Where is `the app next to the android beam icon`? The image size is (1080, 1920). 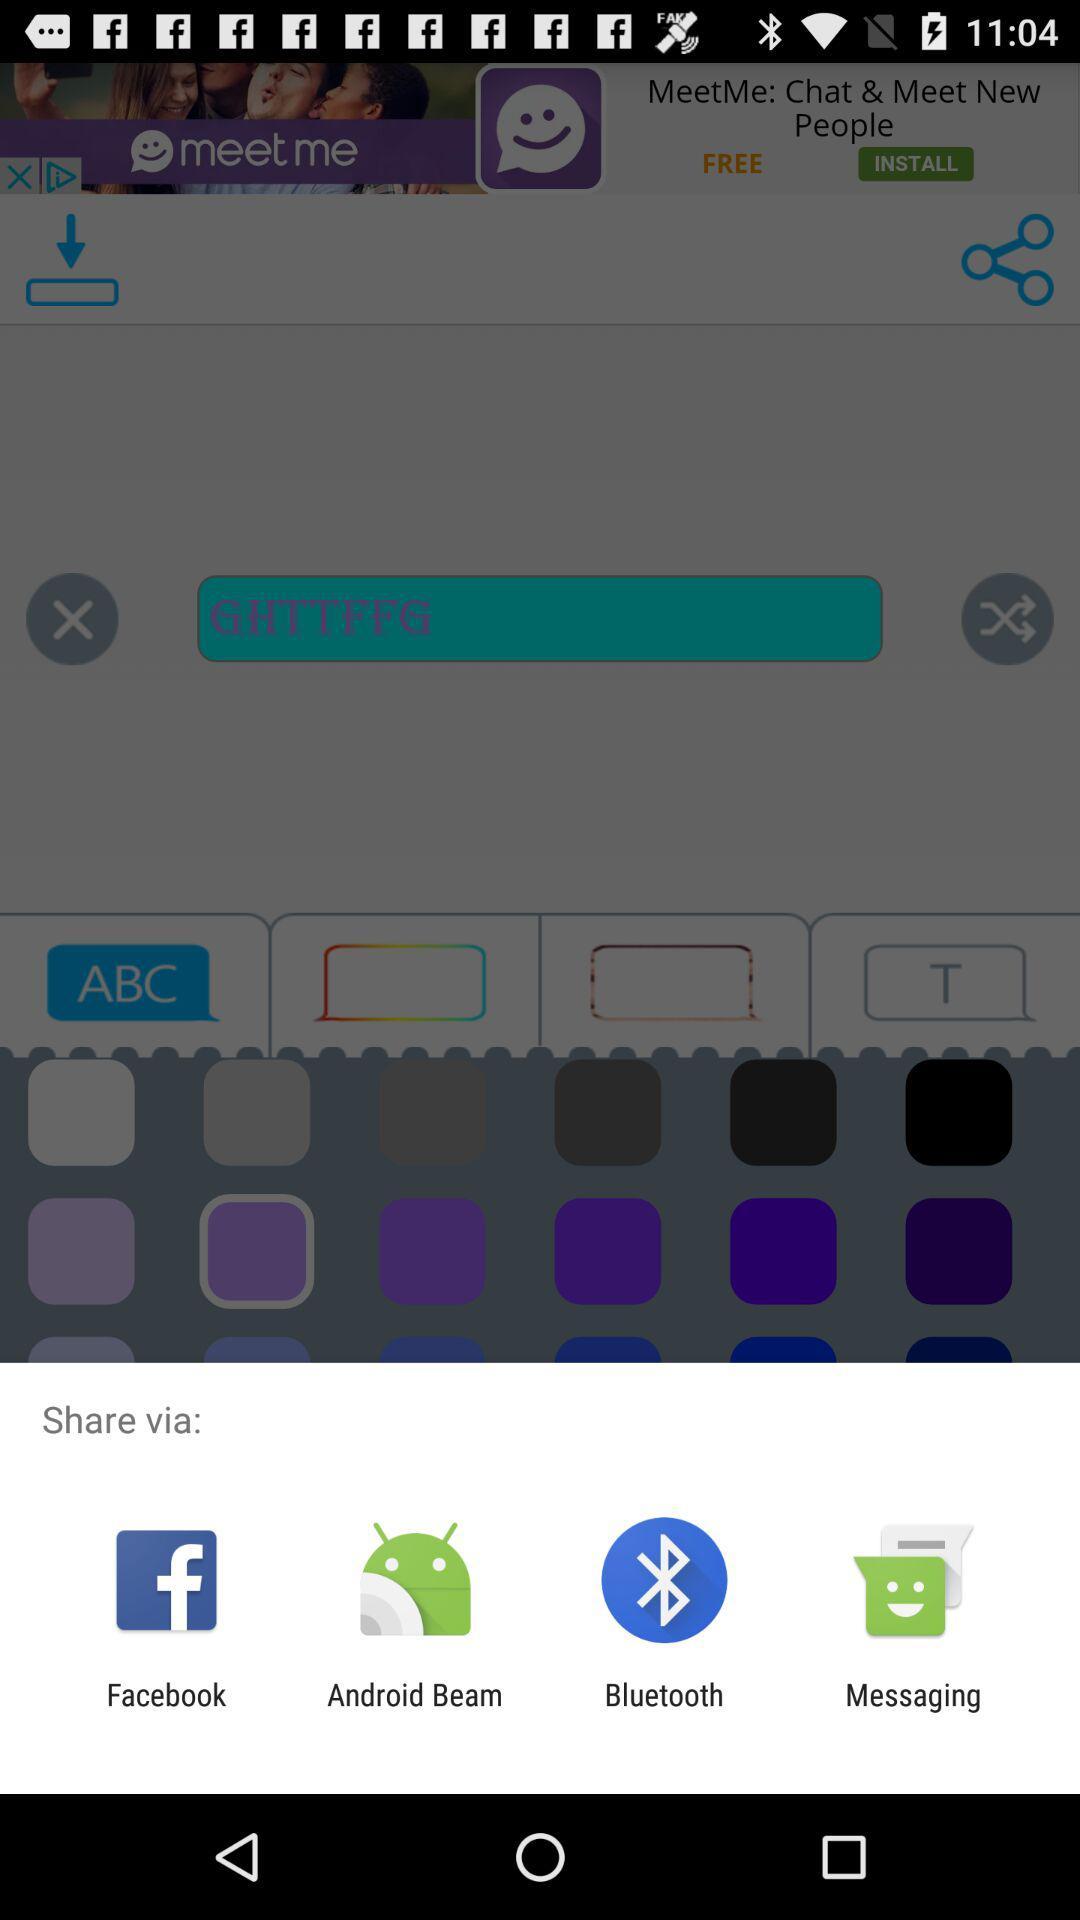
the app next to the android beam icon is located at coordinates (664, 1711).